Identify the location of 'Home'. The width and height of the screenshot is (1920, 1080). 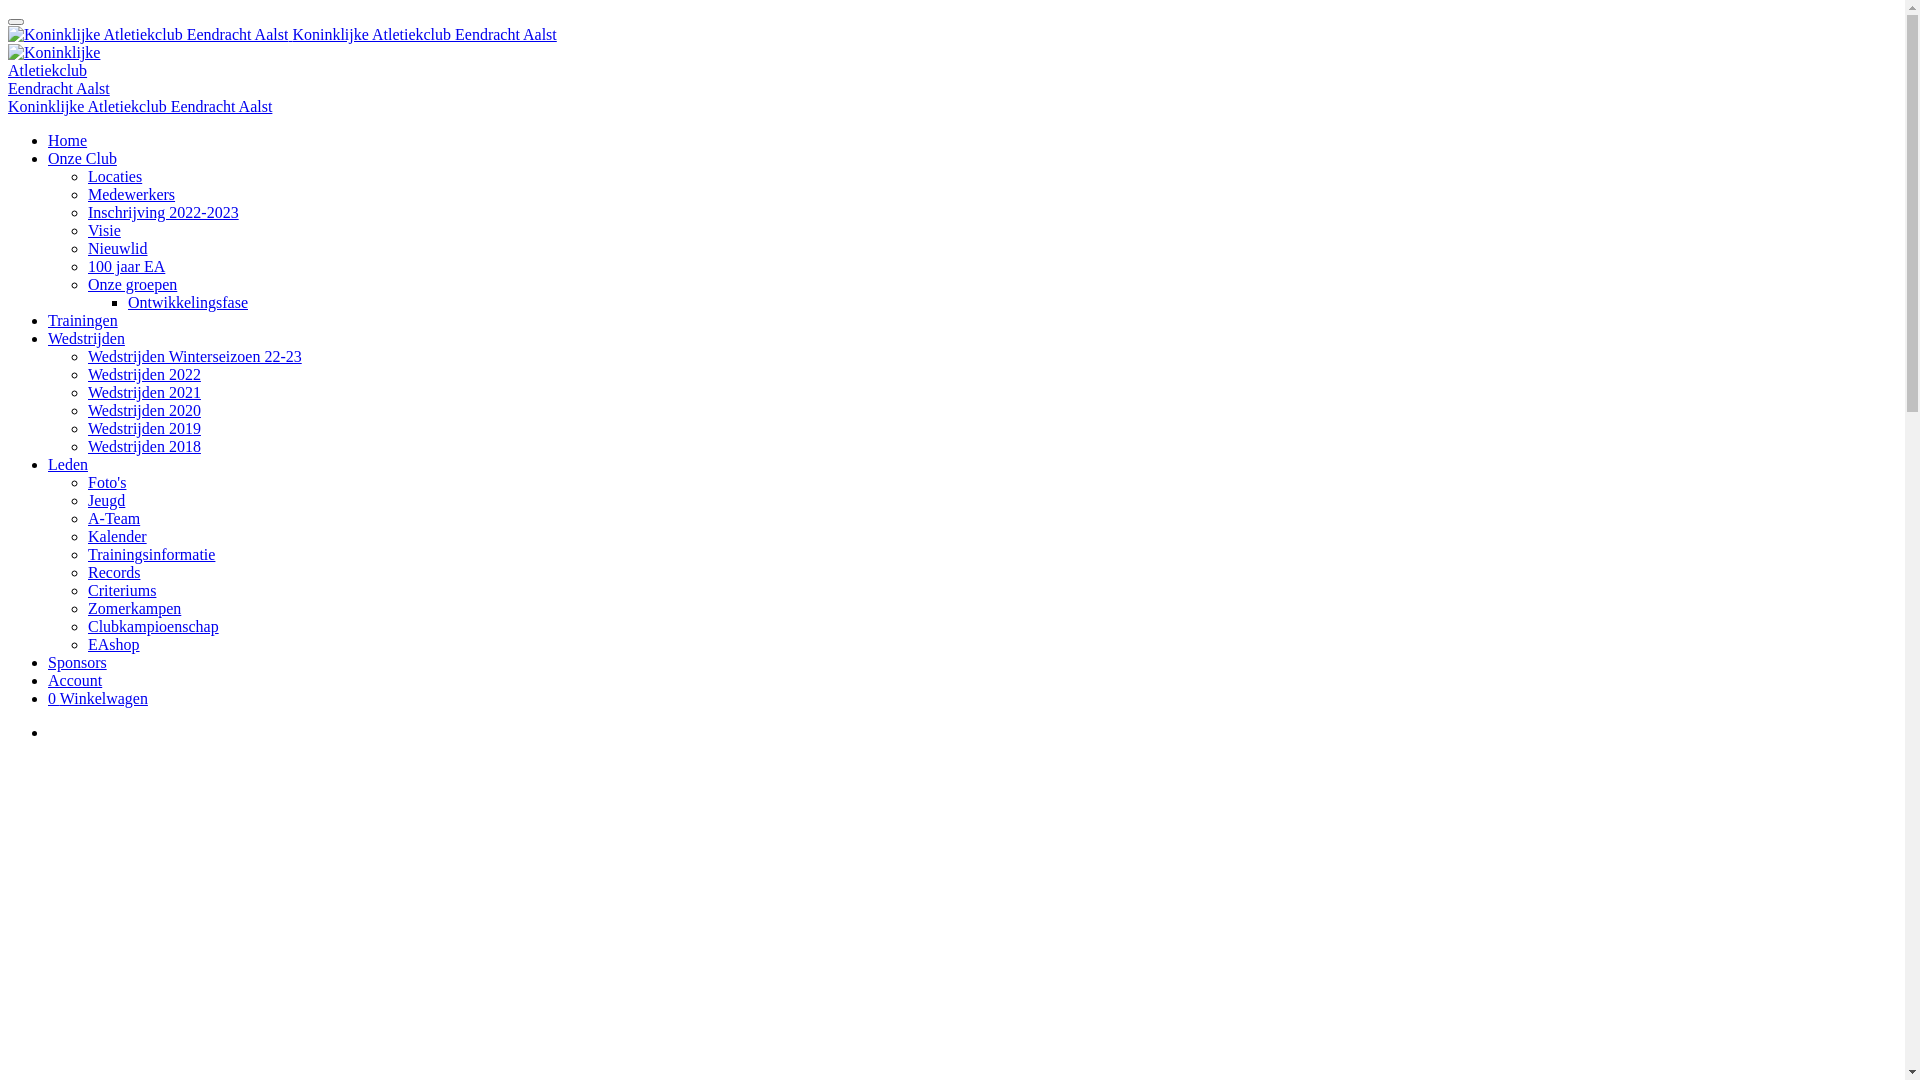
(67, 139).